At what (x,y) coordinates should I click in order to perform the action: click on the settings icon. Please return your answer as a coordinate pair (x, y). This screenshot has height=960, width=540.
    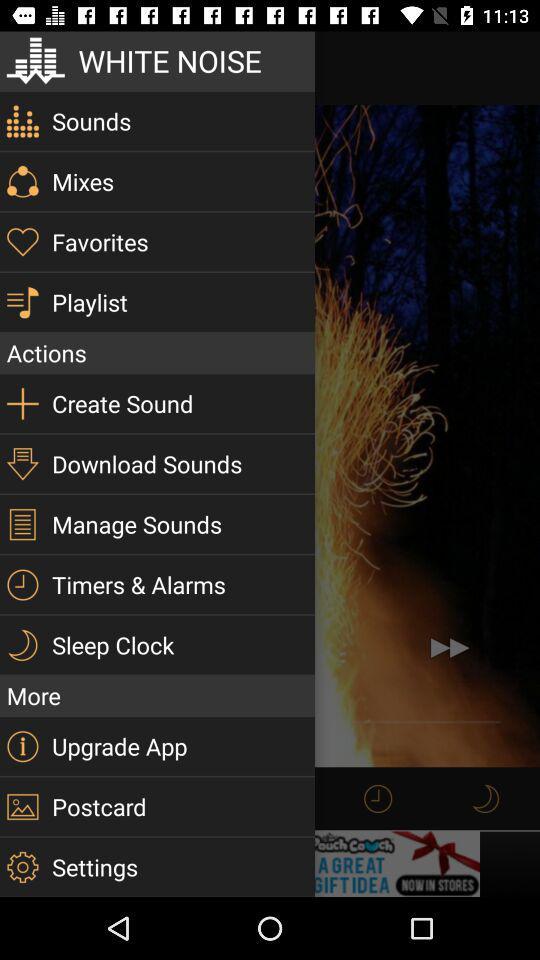
    Looking at the image, I should click on (21, 866).